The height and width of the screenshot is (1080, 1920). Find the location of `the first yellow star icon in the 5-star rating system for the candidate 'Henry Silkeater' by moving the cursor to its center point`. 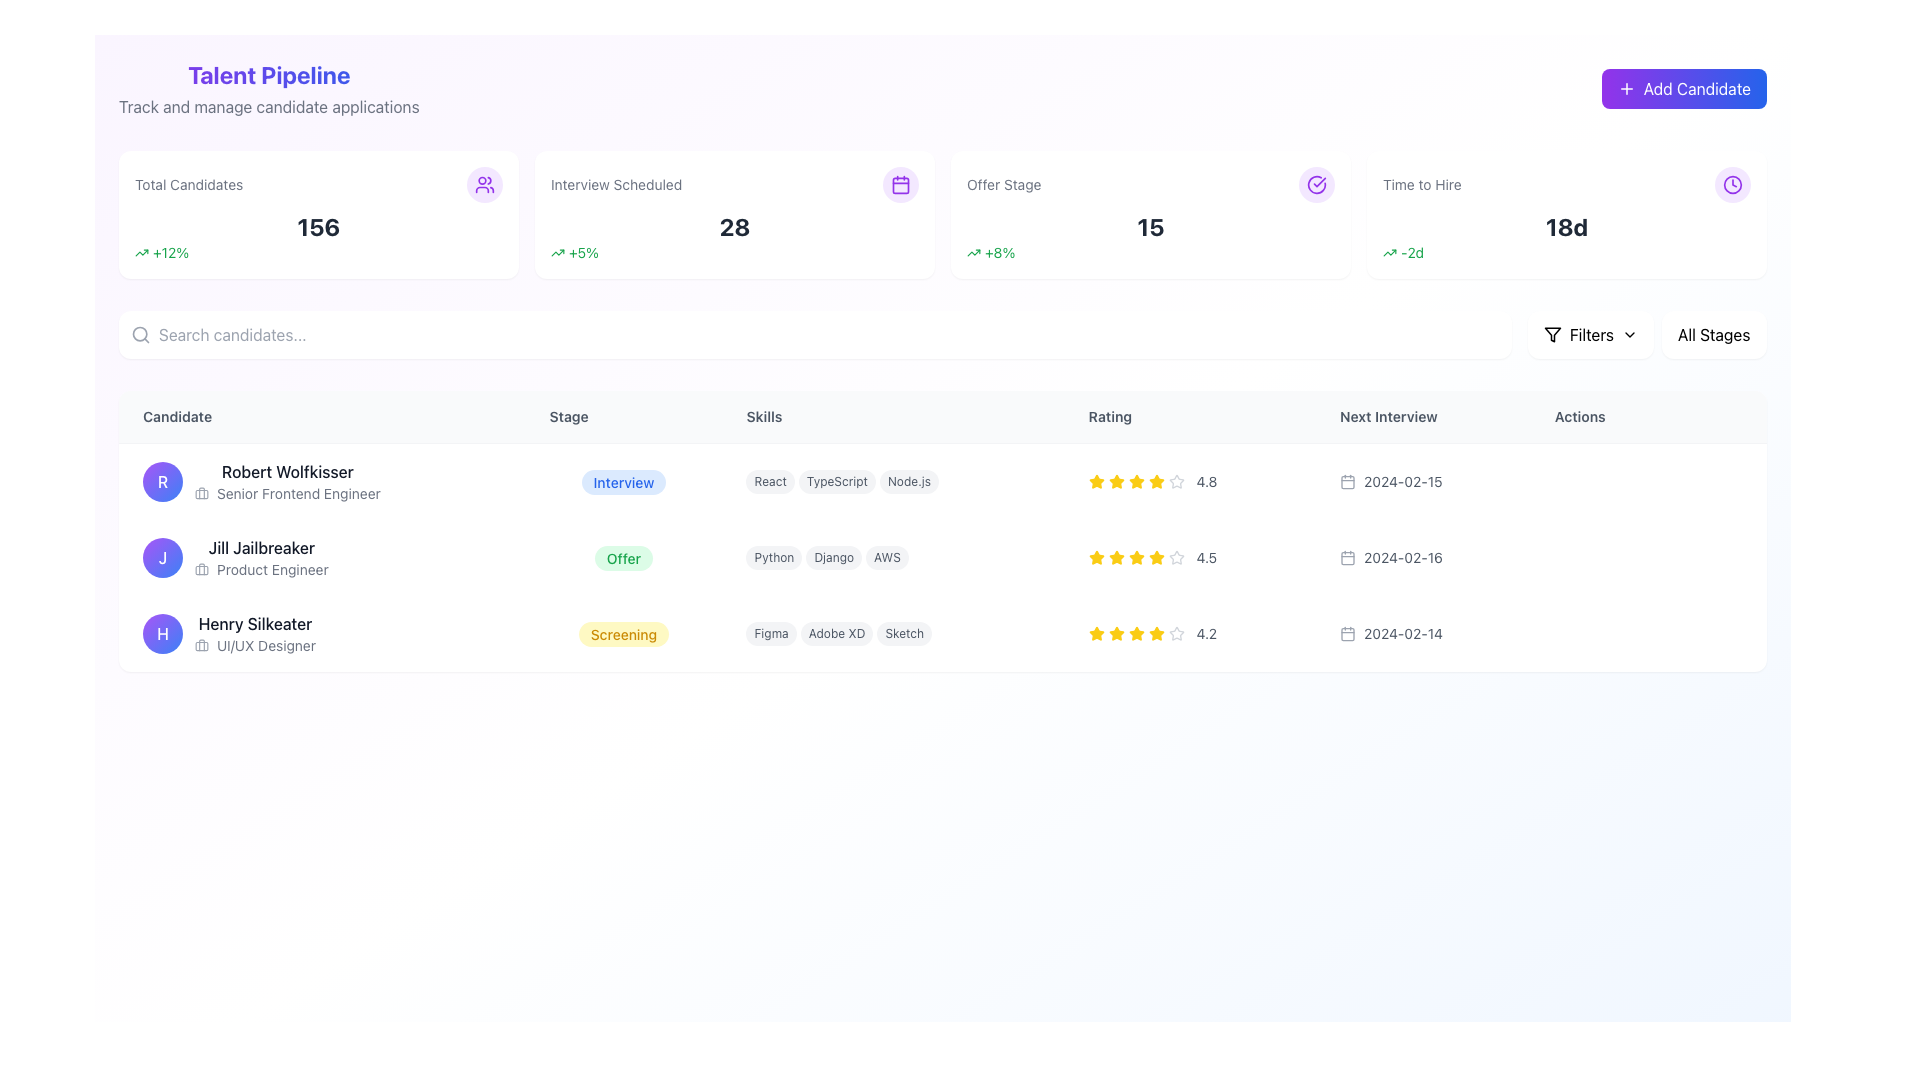

the first yellow star icon in the 5-star rating system for the candidate 'Henry Silkeater' by moving the cursor to its center point is located at coordinates (1095, 633).